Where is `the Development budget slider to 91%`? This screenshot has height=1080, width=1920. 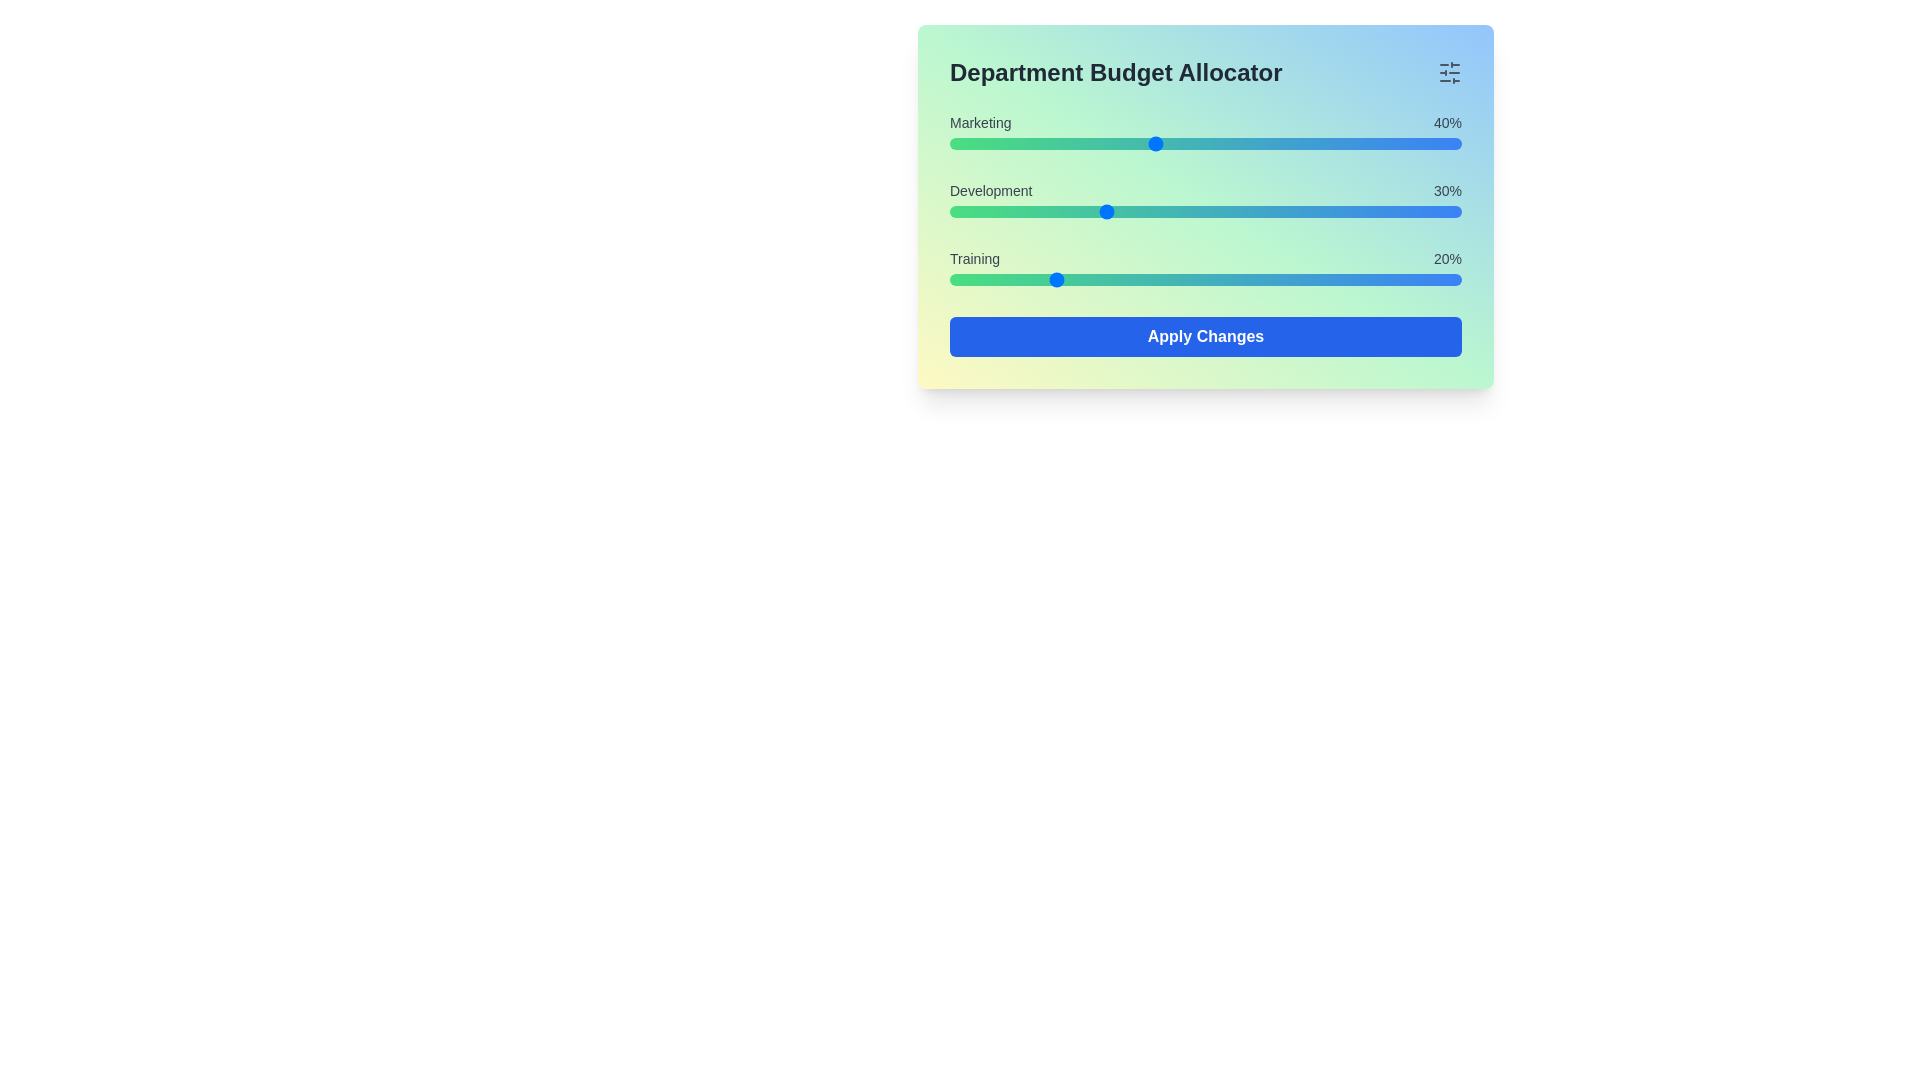 the Development budget slider to 91% is located at coordinates (1415, 212).